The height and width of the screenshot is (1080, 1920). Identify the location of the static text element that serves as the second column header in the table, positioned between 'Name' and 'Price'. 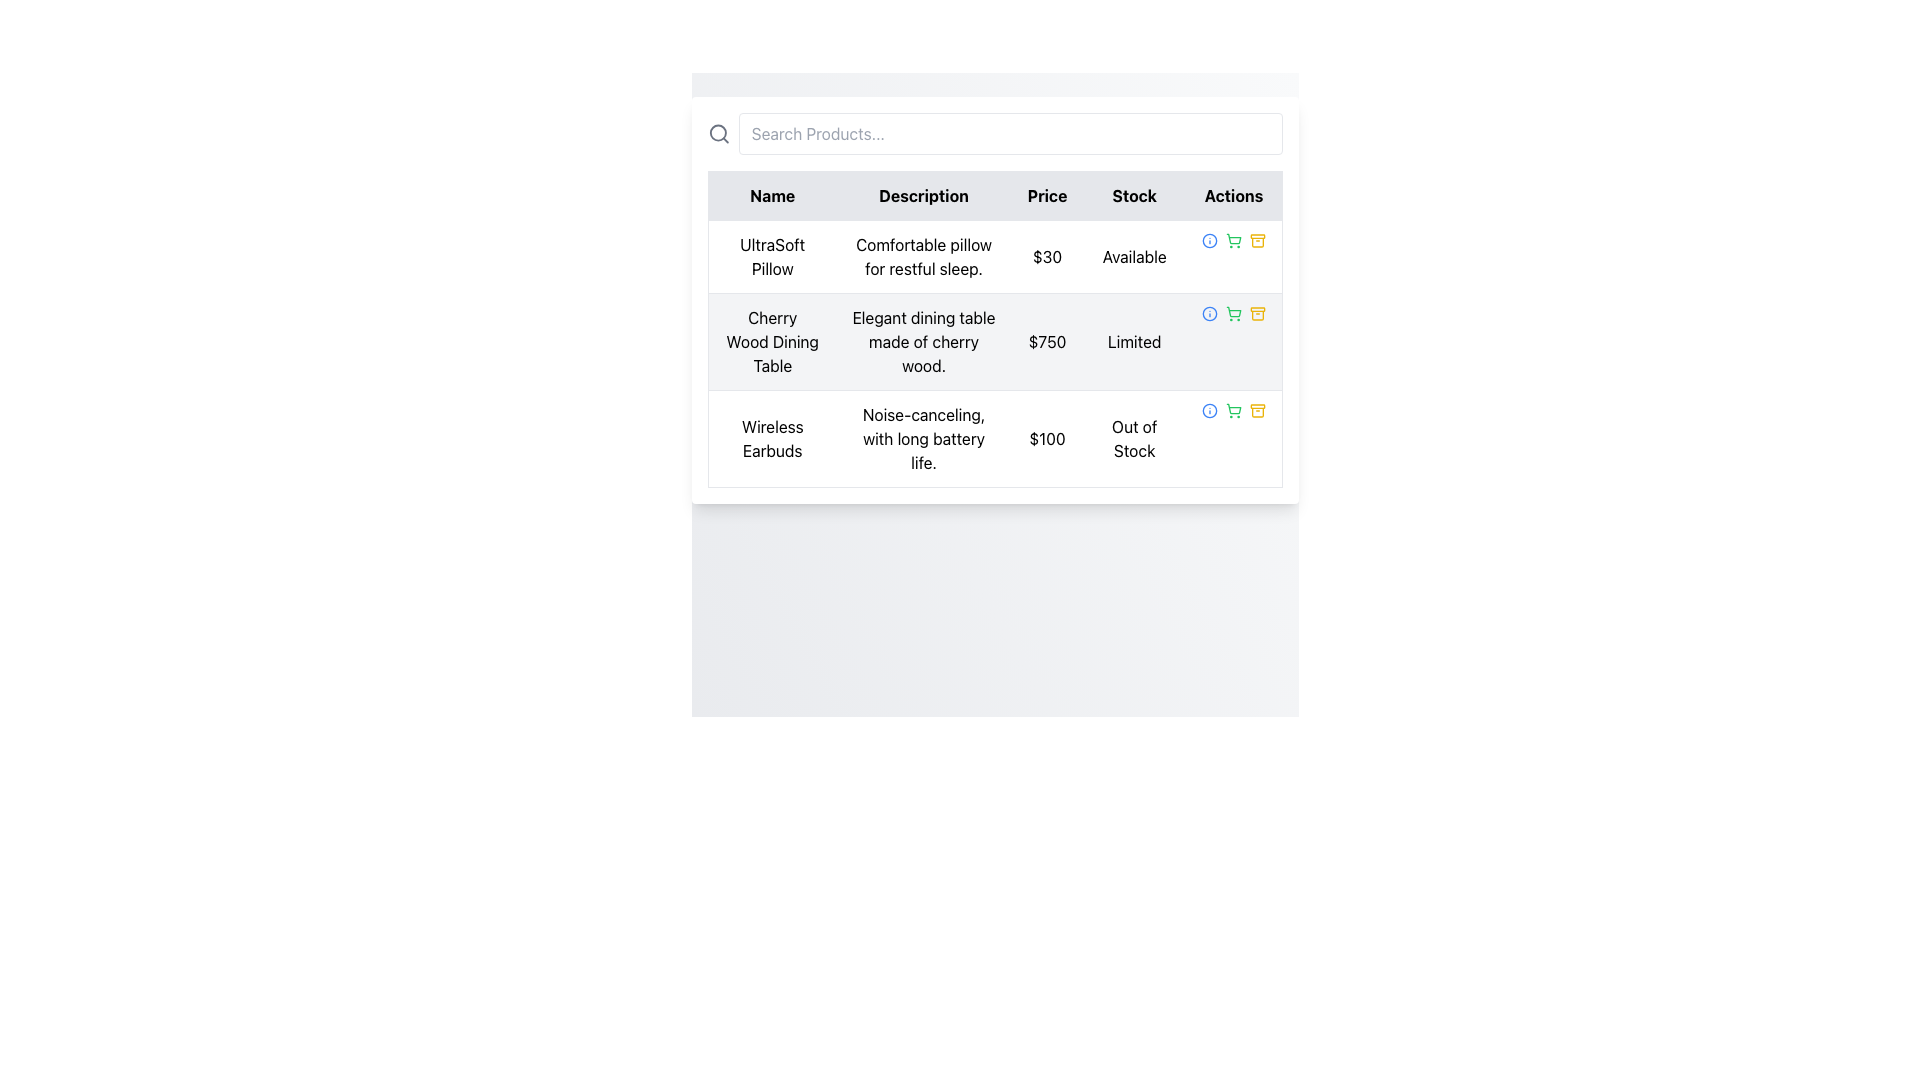
(923, 196).